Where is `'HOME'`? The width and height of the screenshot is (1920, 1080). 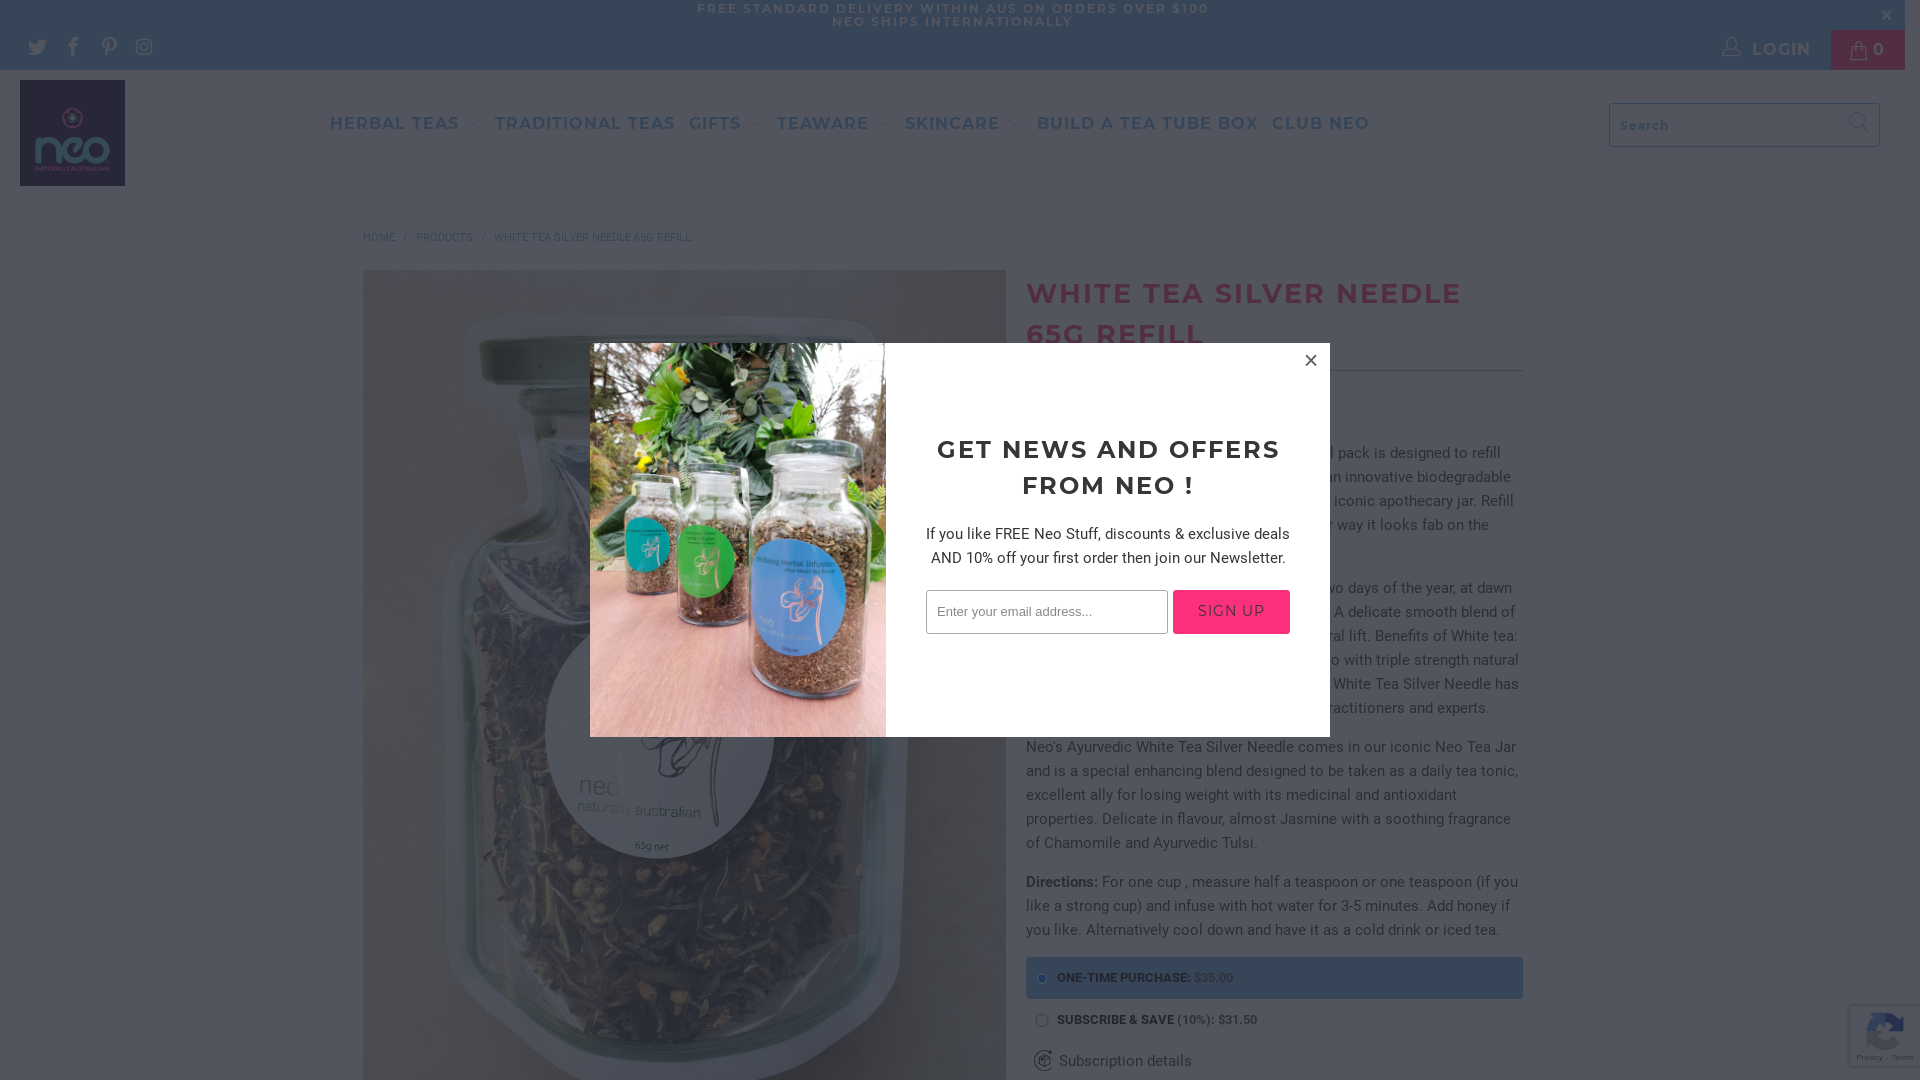 'HOME' is located at coordinates (378, 236).